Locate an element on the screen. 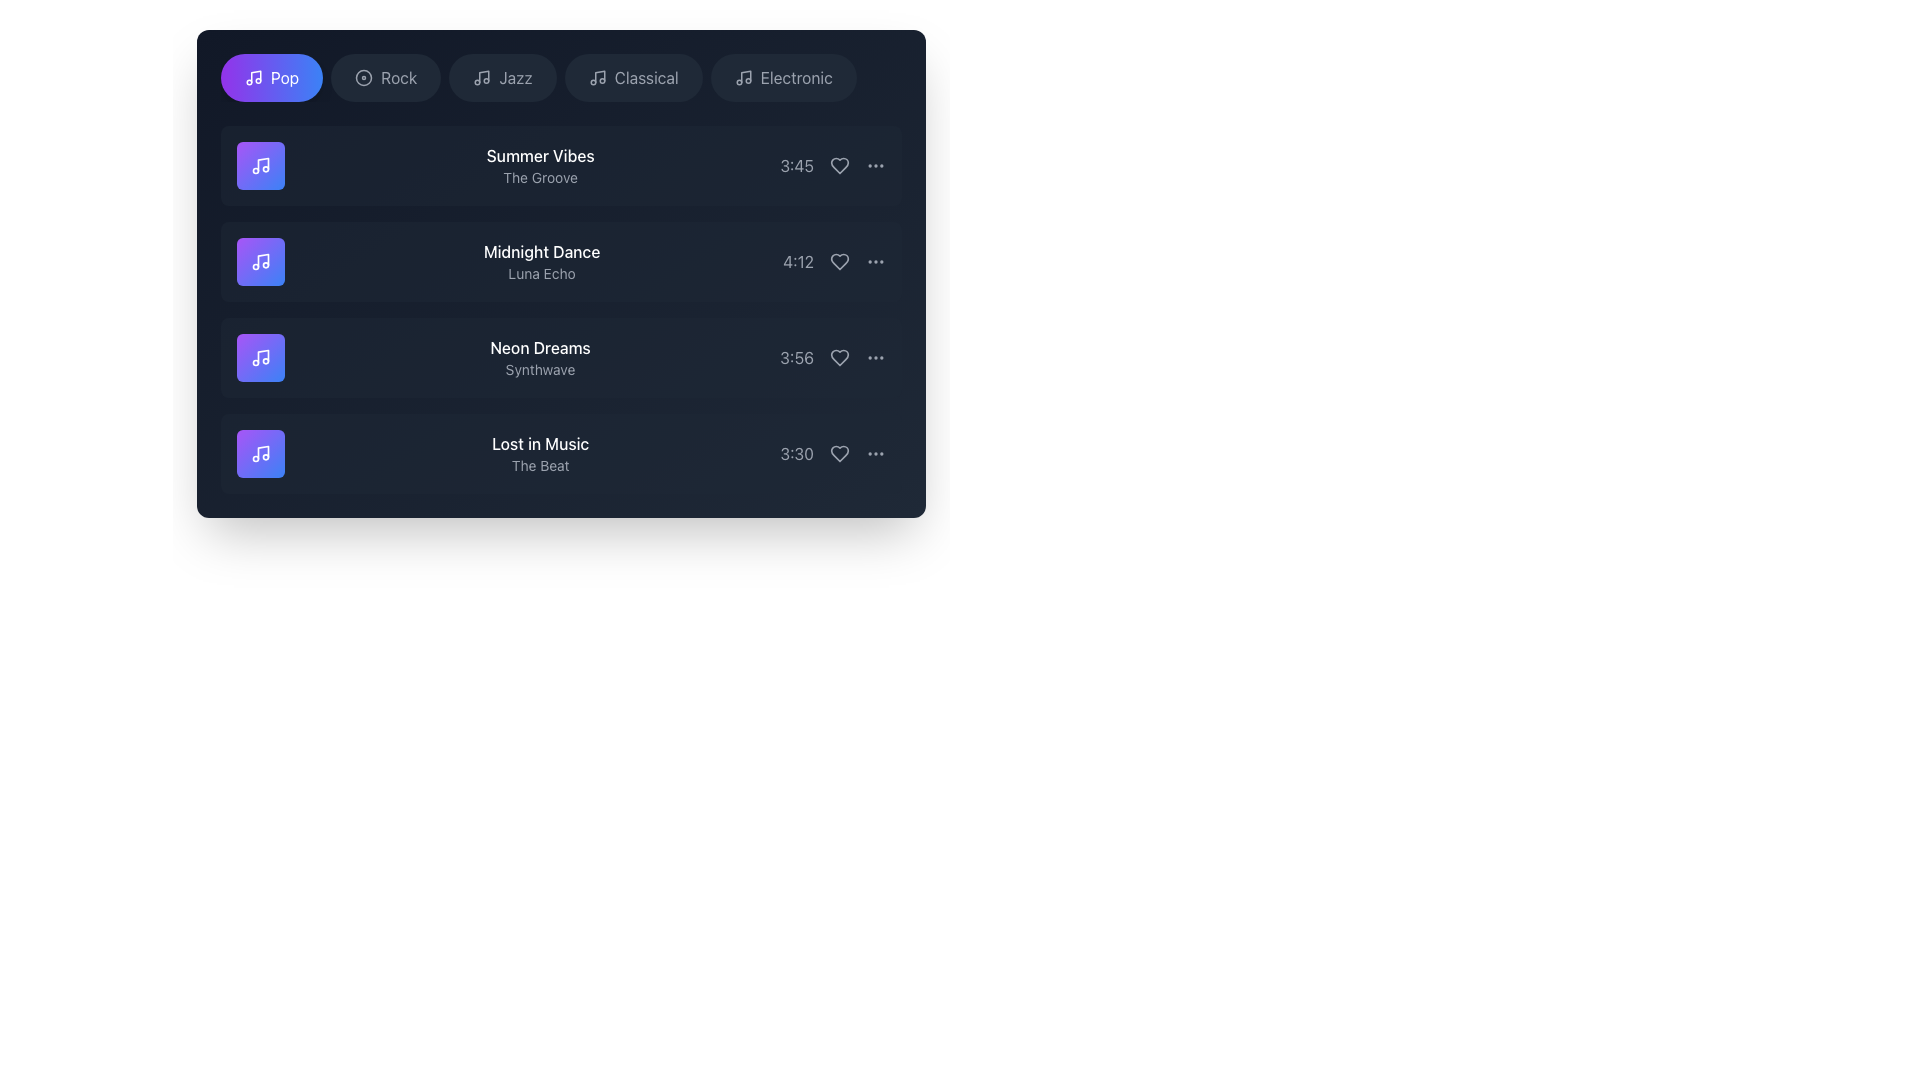 The width and height of the screenshot is (1920, 1080). the ellipsis icon button, which consists of three horizontally aligned dots, located at the far right of the 'Lost in Music' track item is located at coordinates (875, 454).